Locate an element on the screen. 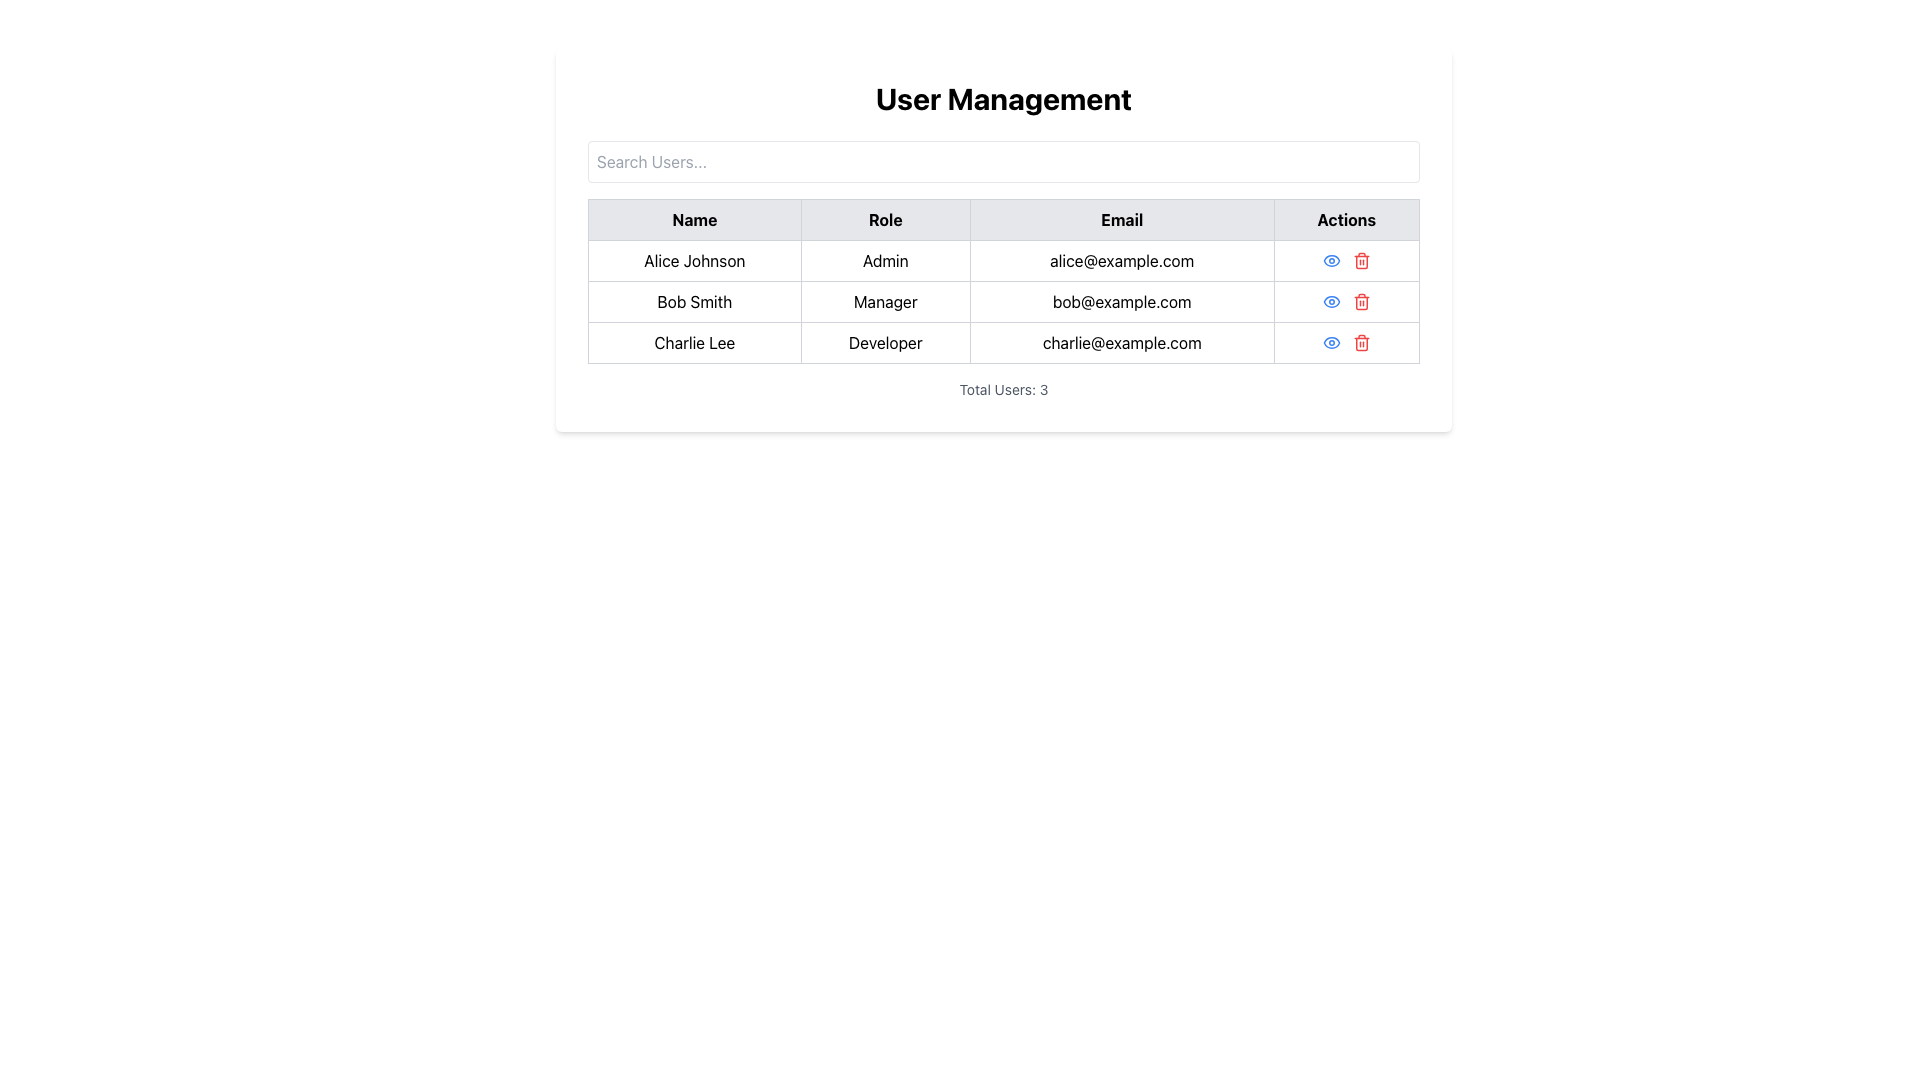  the 'Manager' text label located in the second row and second column of the data table under the 'Role' column, which is styled with a border and padding is located at coordinates (884, 301).